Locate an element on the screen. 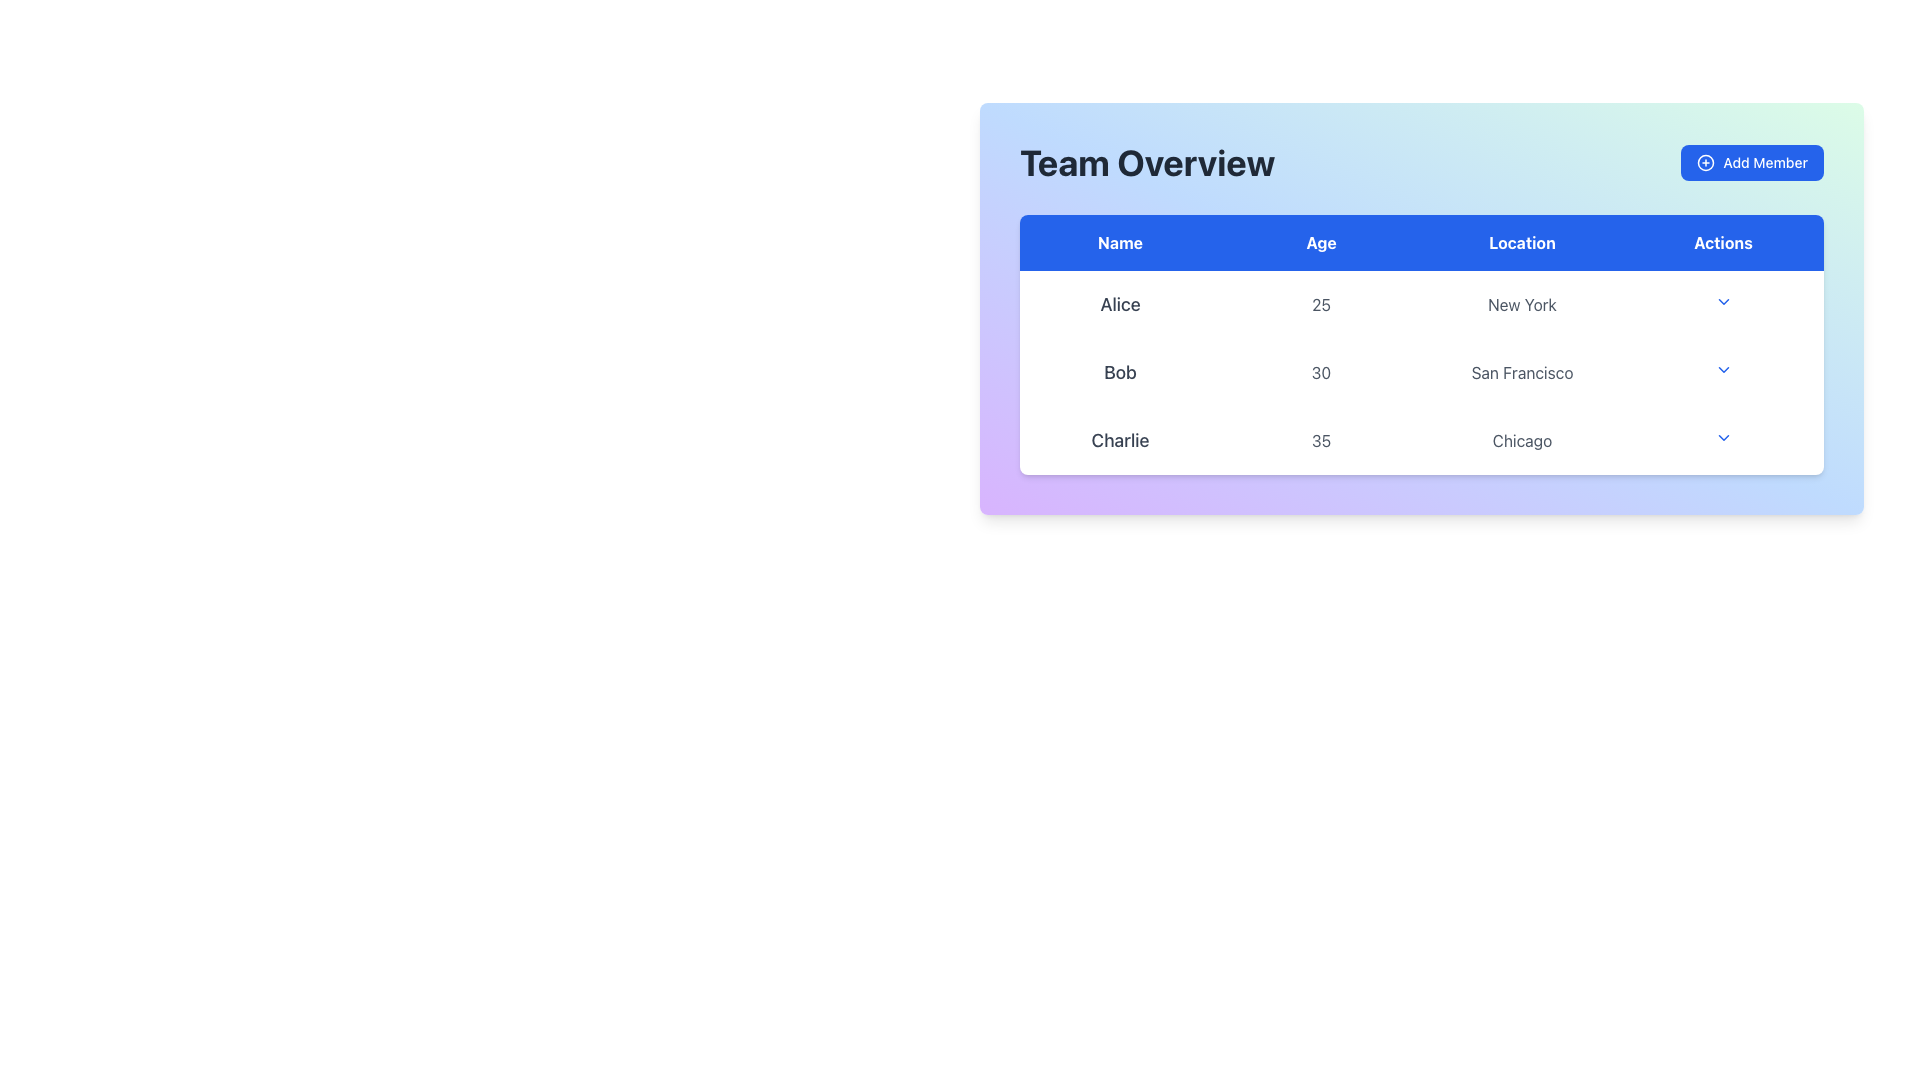  the small downward-facing chevron icon styled in blue located in the 'Actions' column of the table aligned with the 'New York' row is located at coordinates (1722, 301).